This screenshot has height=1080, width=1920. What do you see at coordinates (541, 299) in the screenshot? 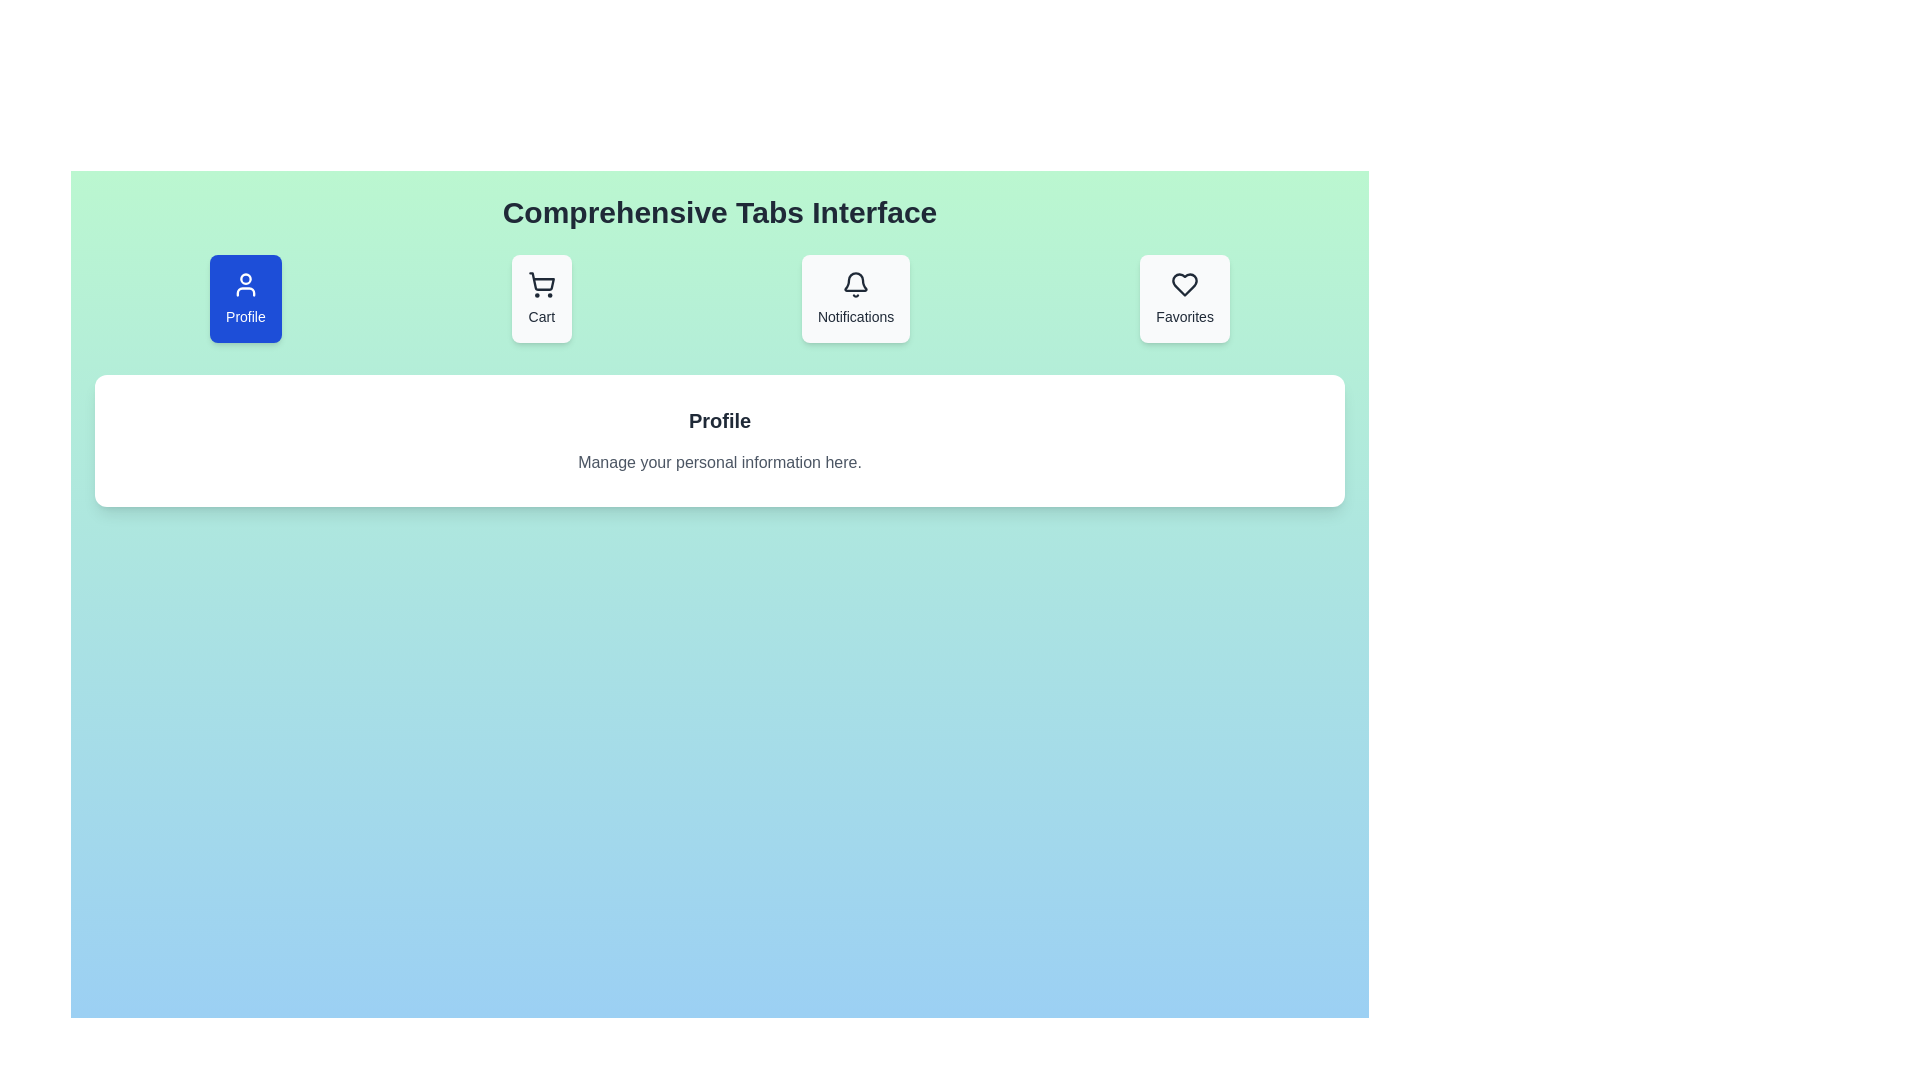
I see `the shopping cart icon on the 'Cart' button, which has a light gray background and is located between the 'Profile' and 'Notifications' buttons` at bounding box center [541, 299].